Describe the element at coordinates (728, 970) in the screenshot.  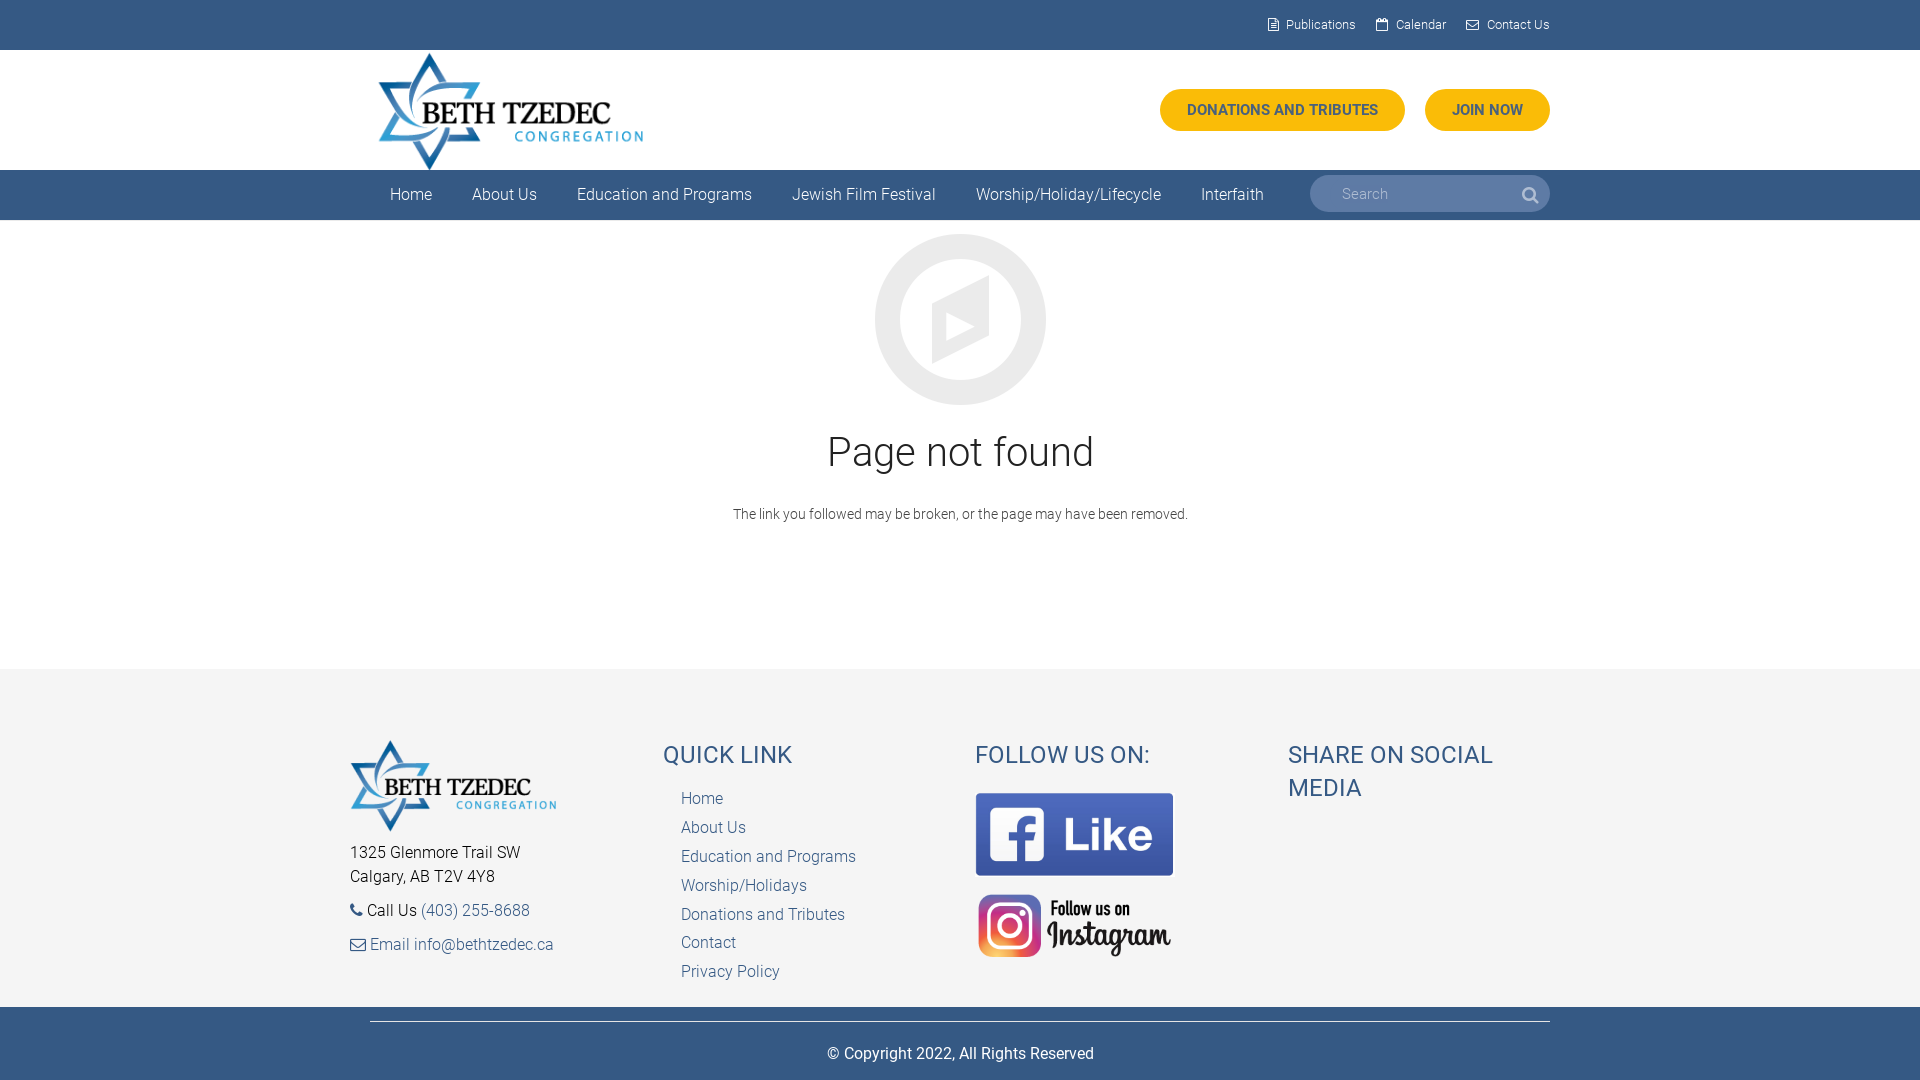
I see `'Privacy Policy'` at that location.